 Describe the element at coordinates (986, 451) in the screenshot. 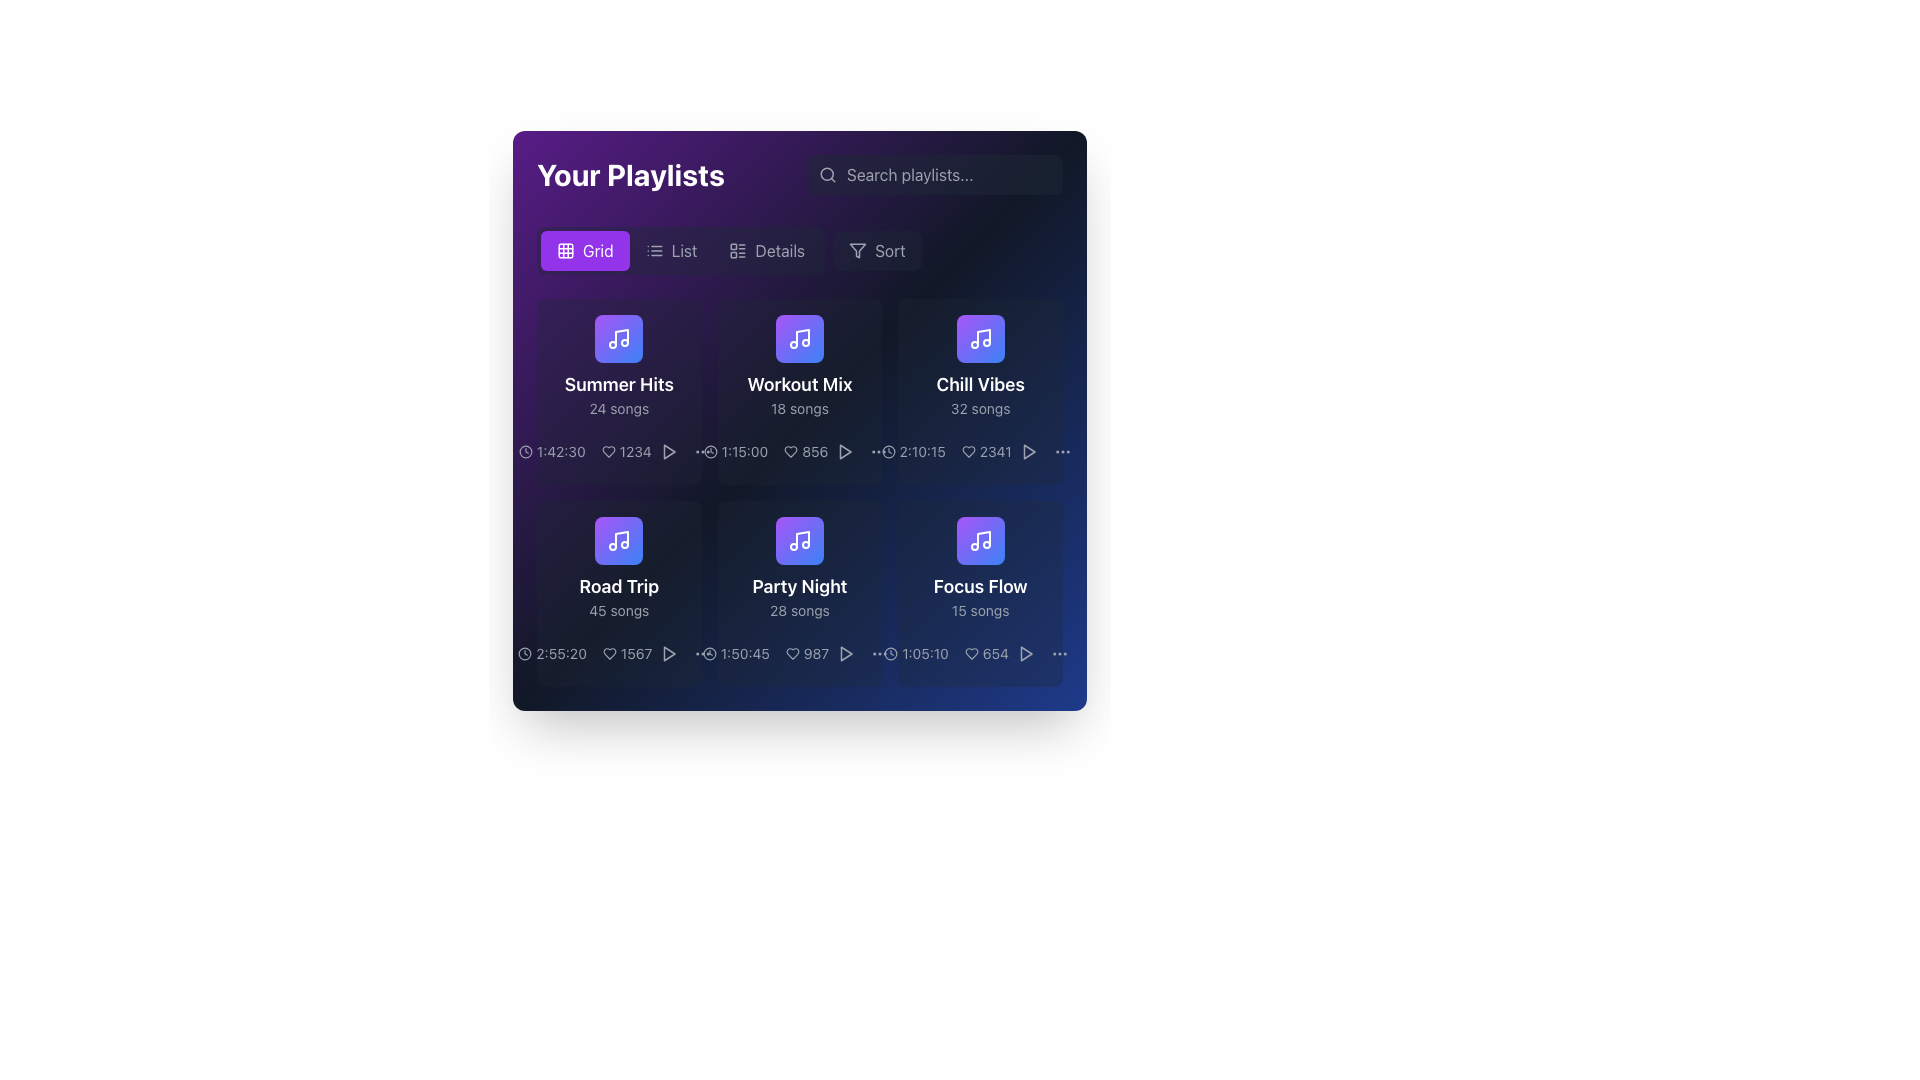

I see `numerical label displaying the number of likes or favorites for the 'Chill Vibes' playlist, located in the lower-right section of the playlist card, next to the heart icon` at that location.